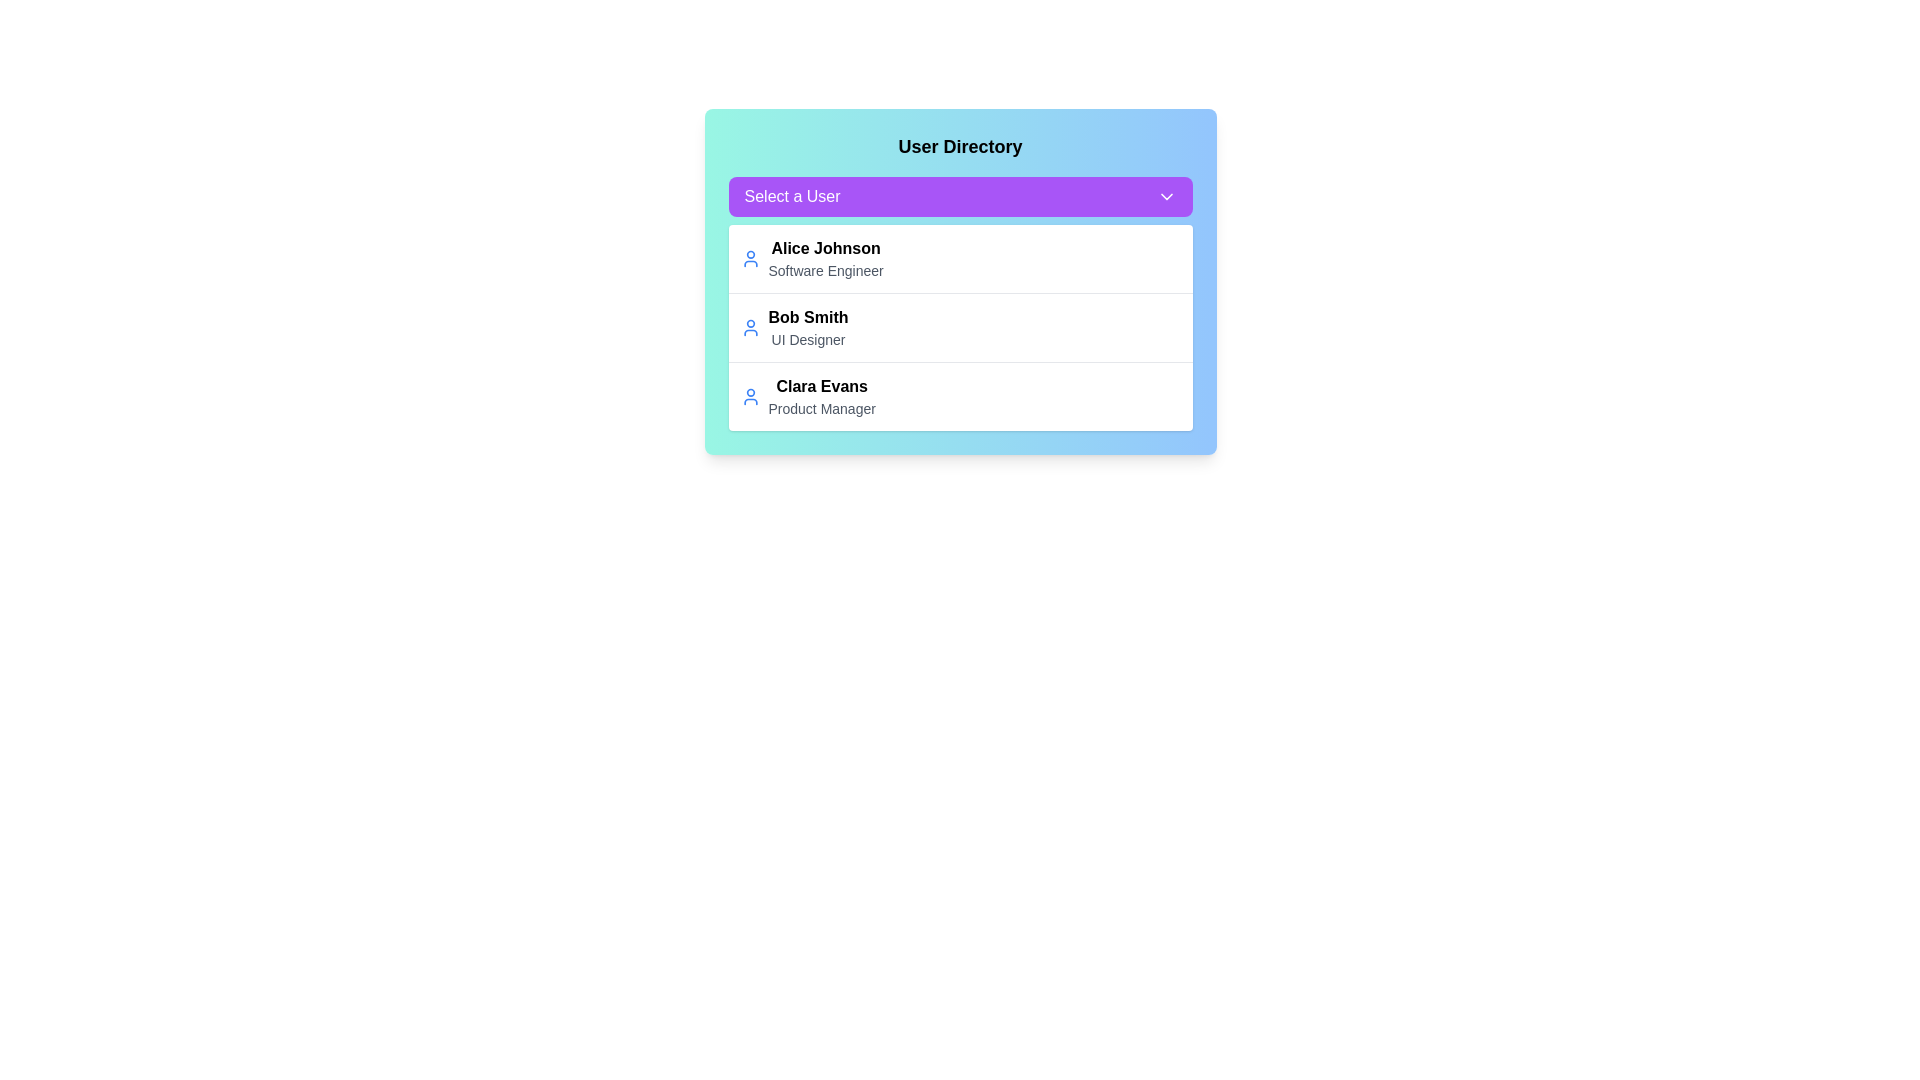  I want to click on the second entry in the User Directory list, which represents a selectable user and provides user information, so click(960, 326).